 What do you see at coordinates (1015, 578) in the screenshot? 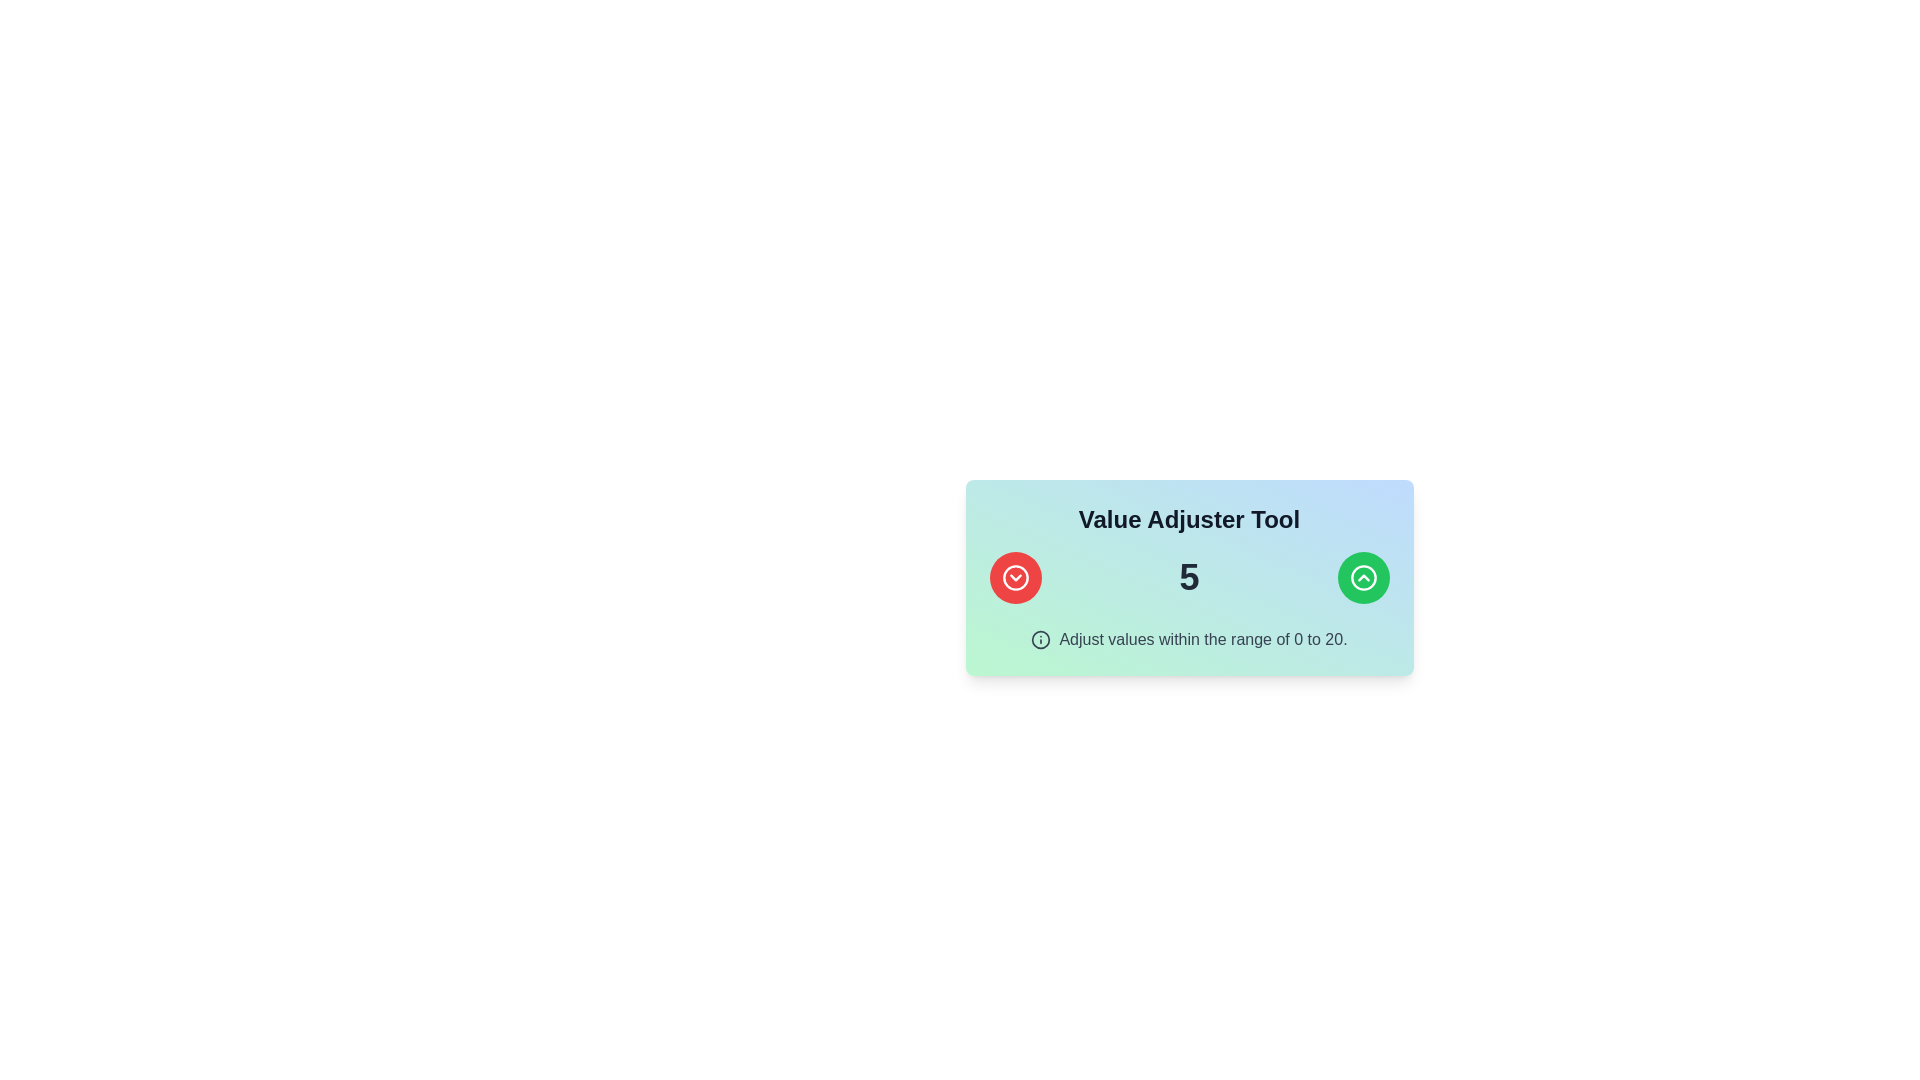
I see `the circular red button with a white border and a downward-pointing chevron icon, located in the leftmost position of the Value Adjuster Tool interface` at bounding box center [1015, 578].